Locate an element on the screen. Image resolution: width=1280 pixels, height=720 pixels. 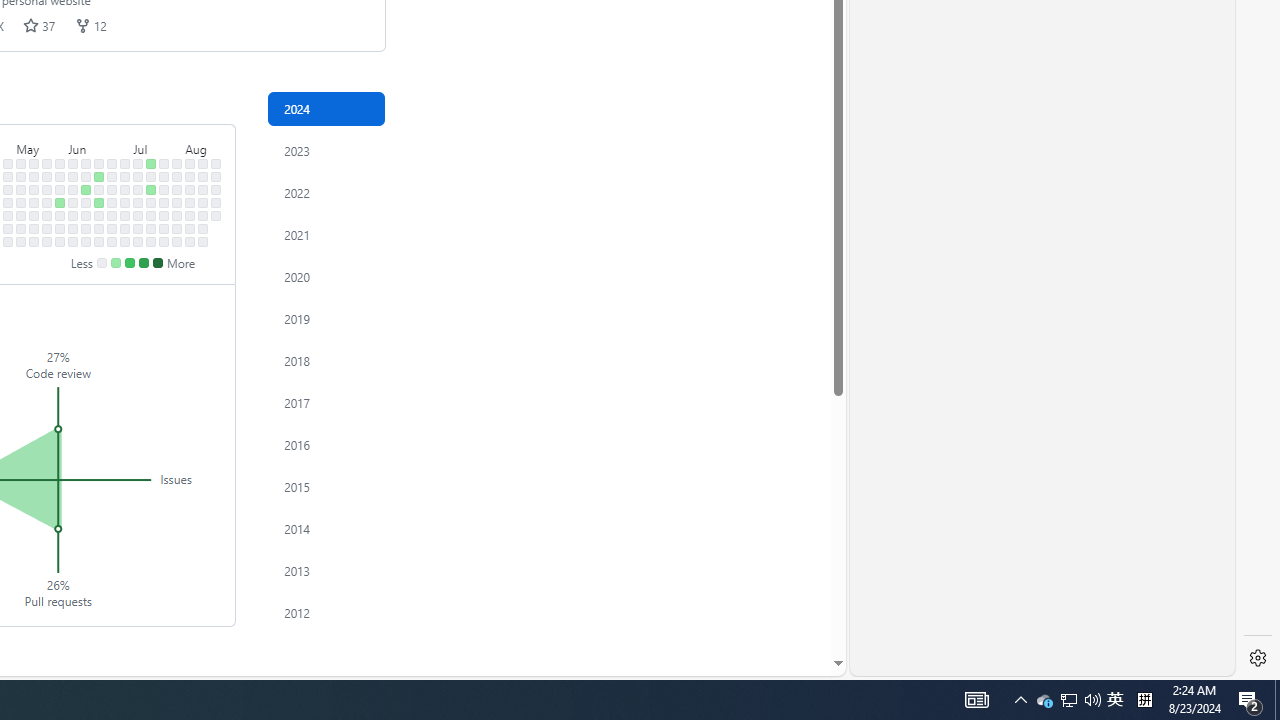
'No contributions on June 2nd.' is located at coordinates (73, 162).